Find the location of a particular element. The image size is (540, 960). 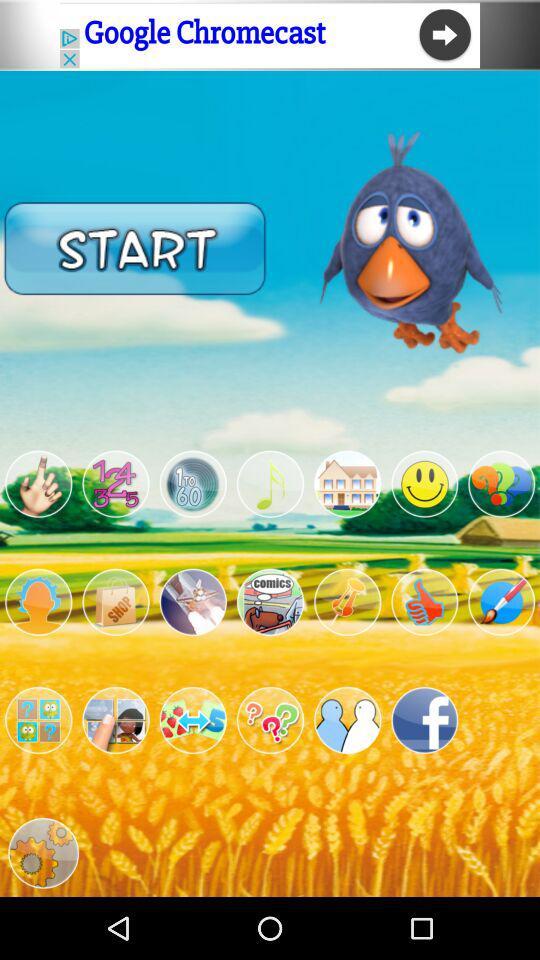

paint with brush is located at coordinates (500, 601).